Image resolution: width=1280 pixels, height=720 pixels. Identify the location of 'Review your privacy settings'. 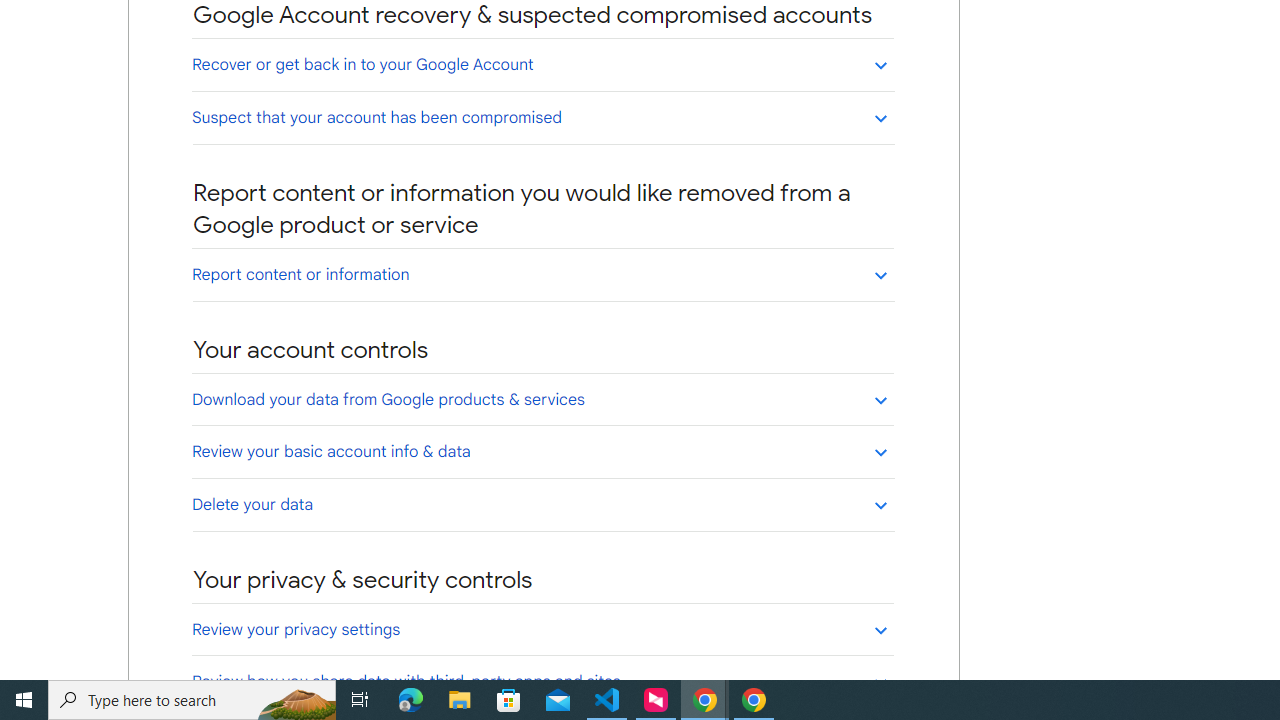
(542, 628).